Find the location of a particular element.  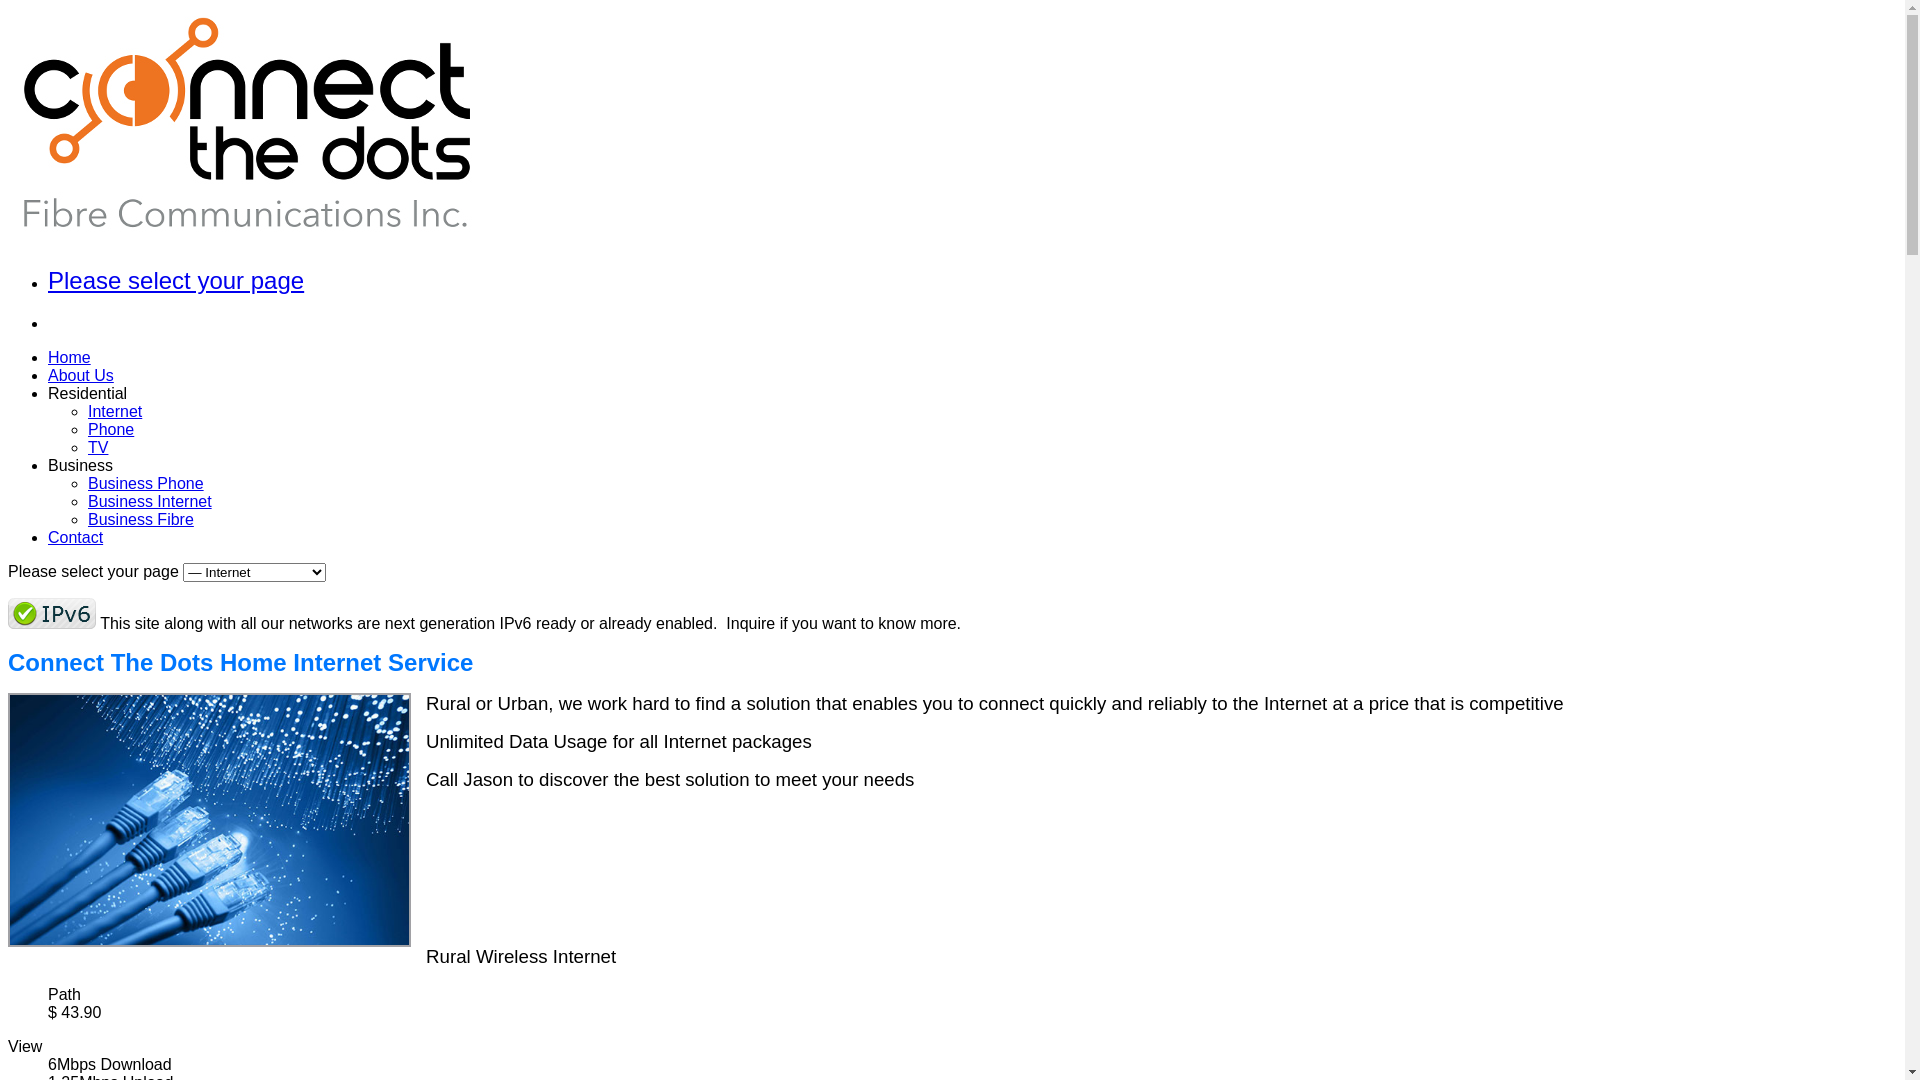

'Internet' is located at coordinates (114, 410).